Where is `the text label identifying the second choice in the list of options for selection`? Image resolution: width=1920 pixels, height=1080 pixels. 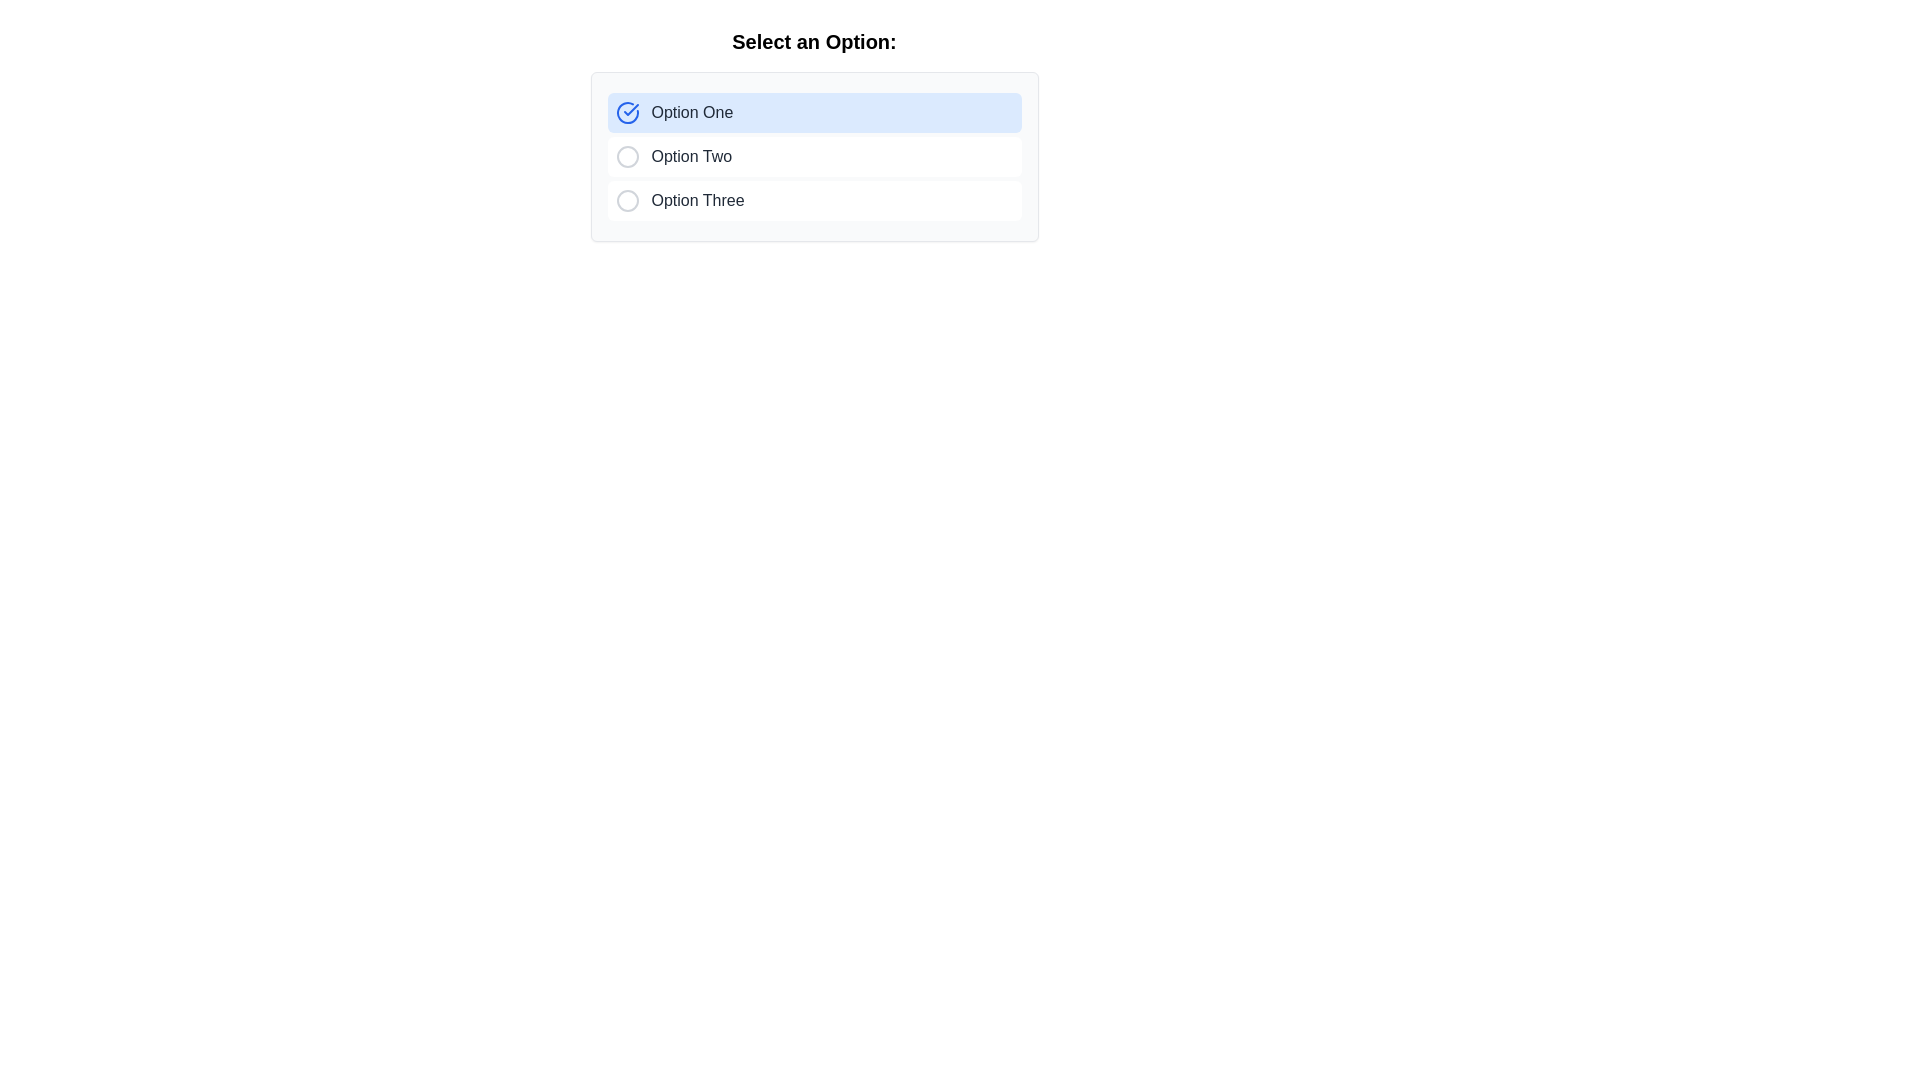 the text label identifying the second choice in the list of options for selection is located at coordinates (691, 156).